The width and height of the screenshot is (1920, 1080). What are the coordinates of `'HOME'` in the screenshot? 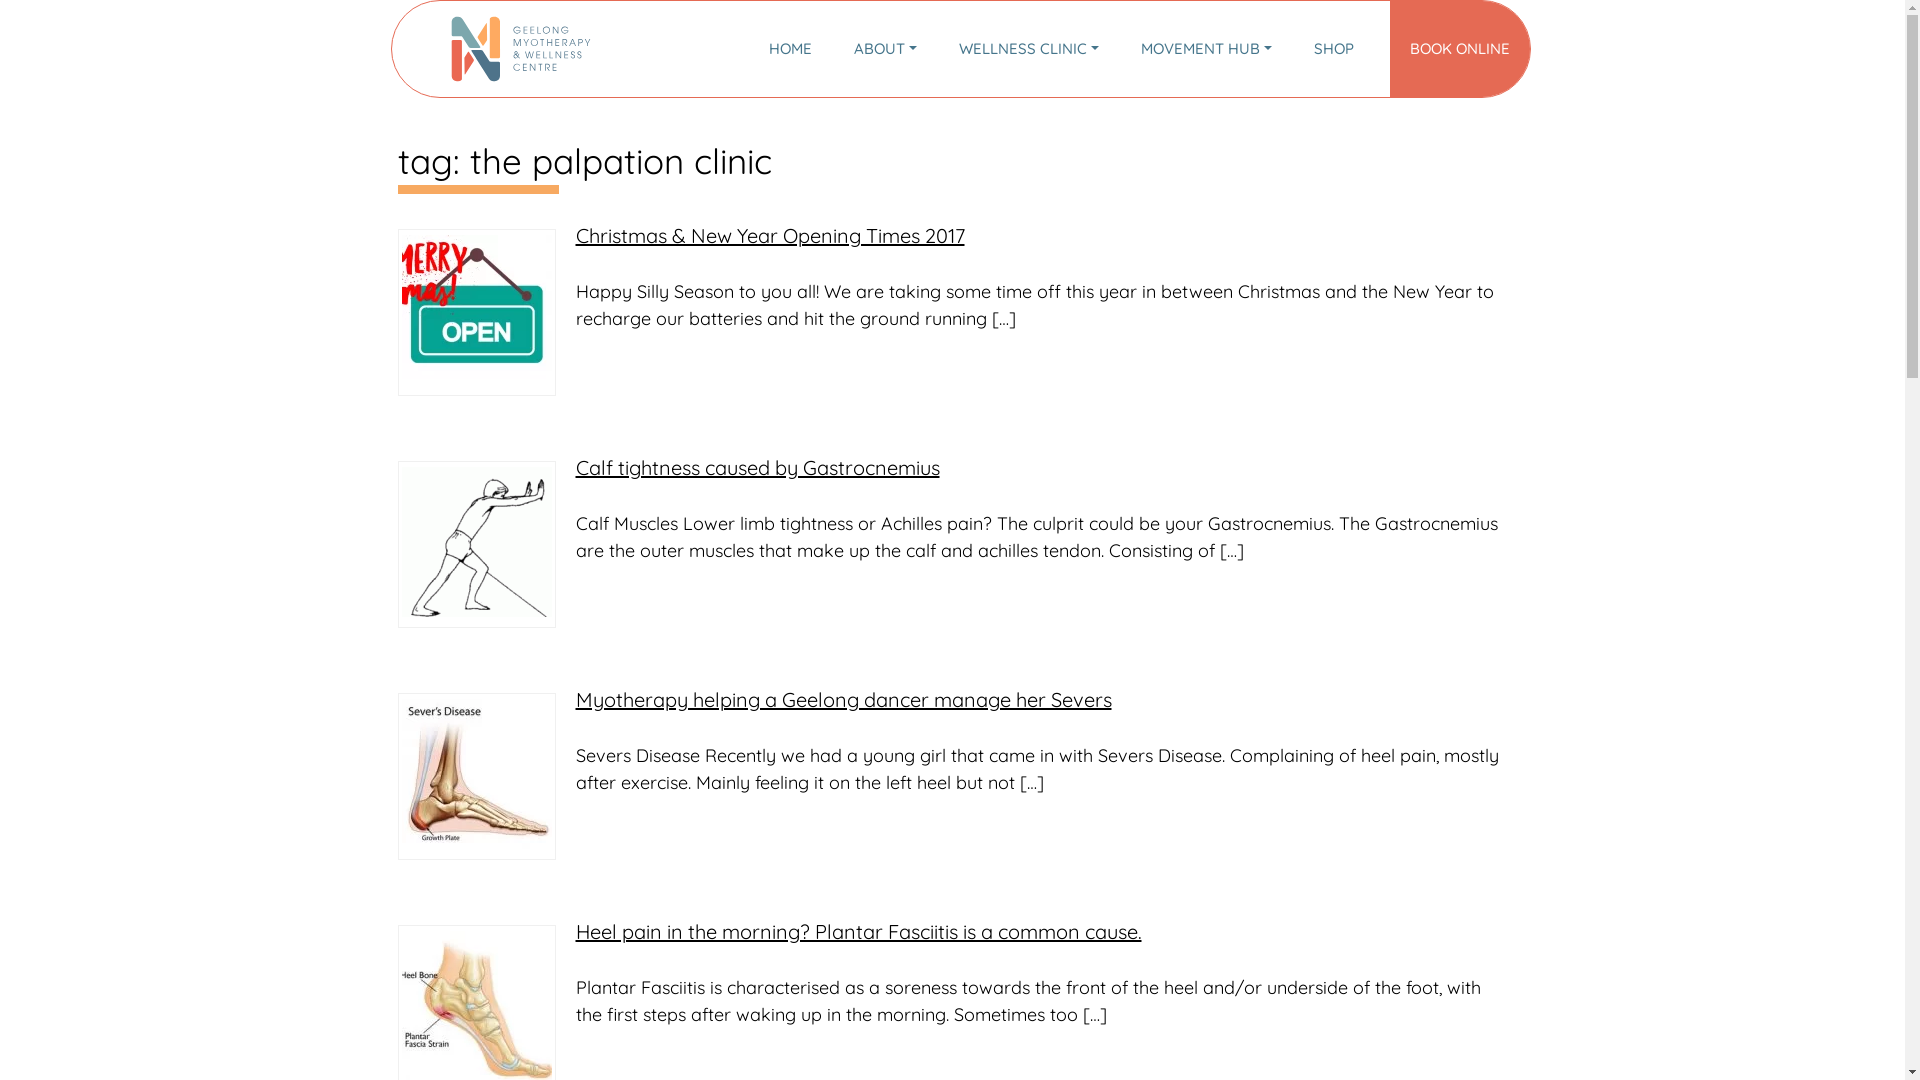 It's located at (789, 48).